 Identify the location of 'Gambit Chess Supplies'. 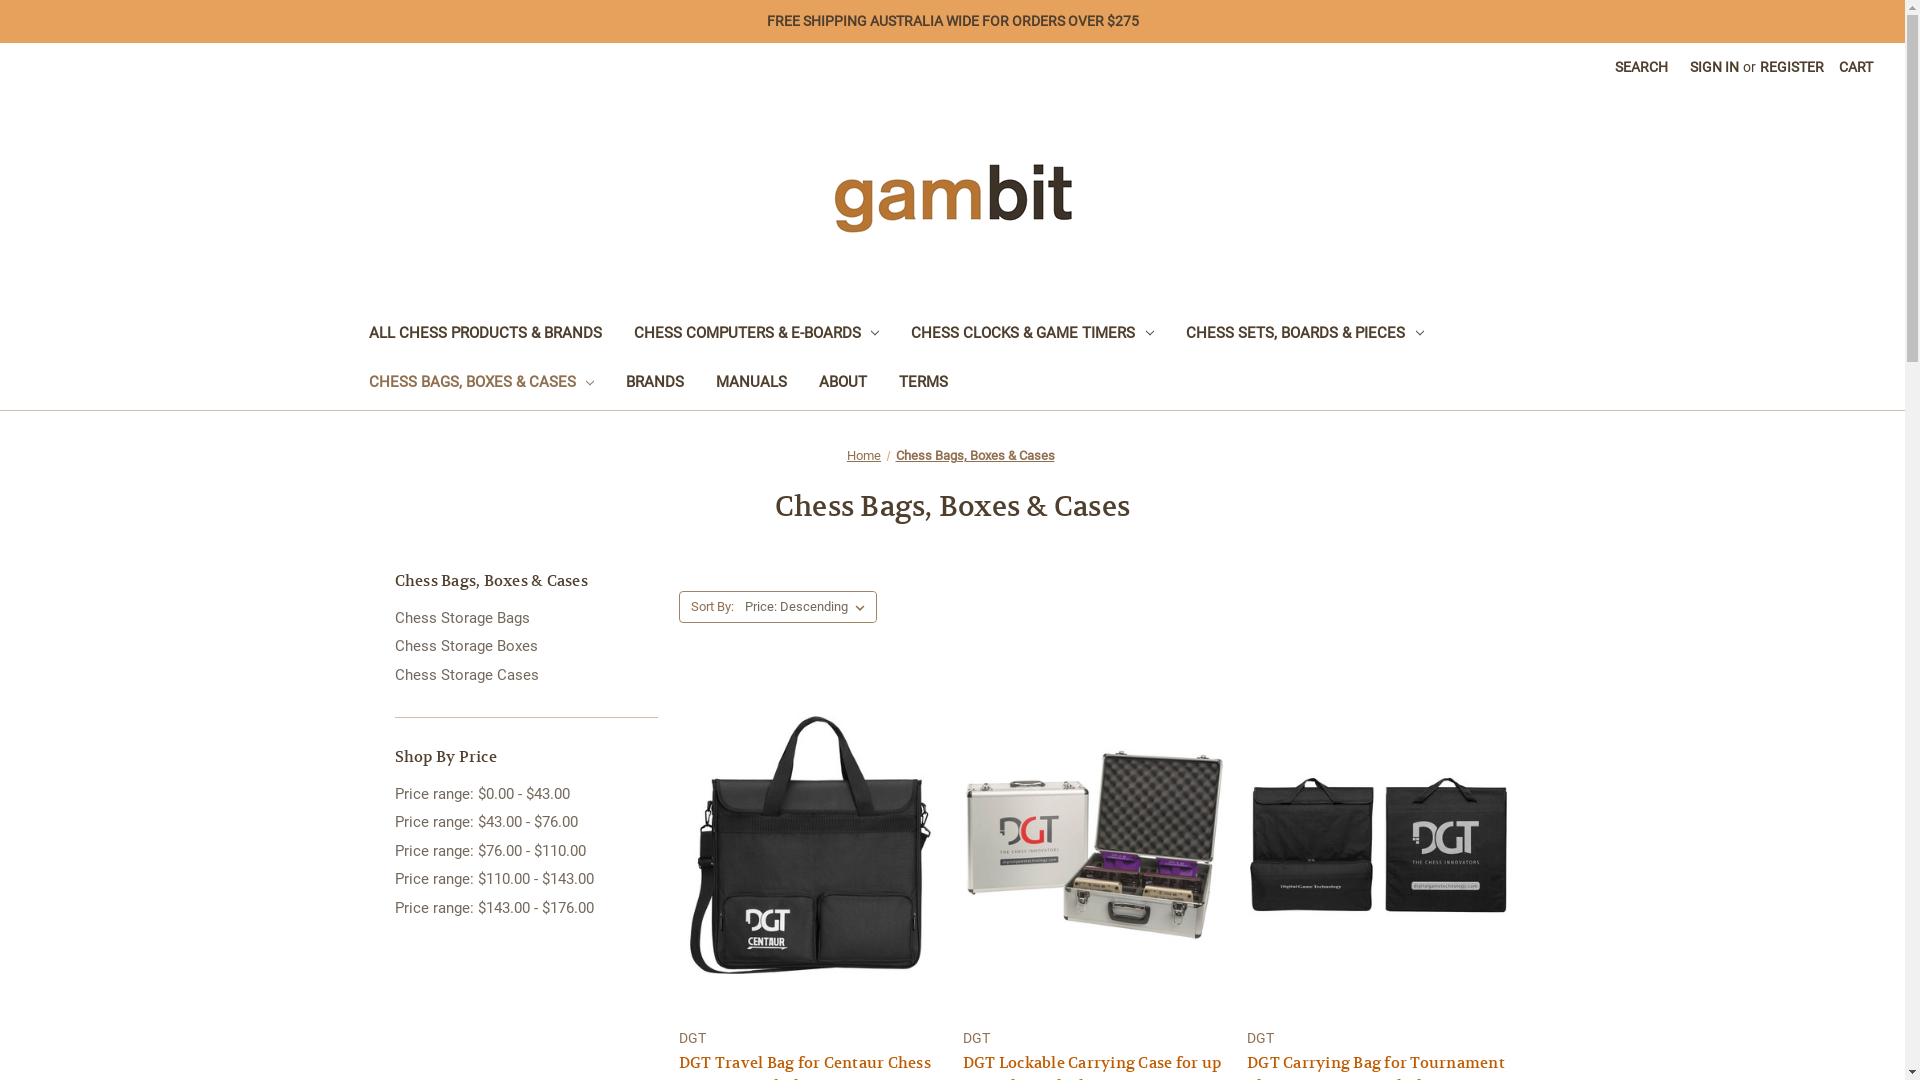
(952, 197).